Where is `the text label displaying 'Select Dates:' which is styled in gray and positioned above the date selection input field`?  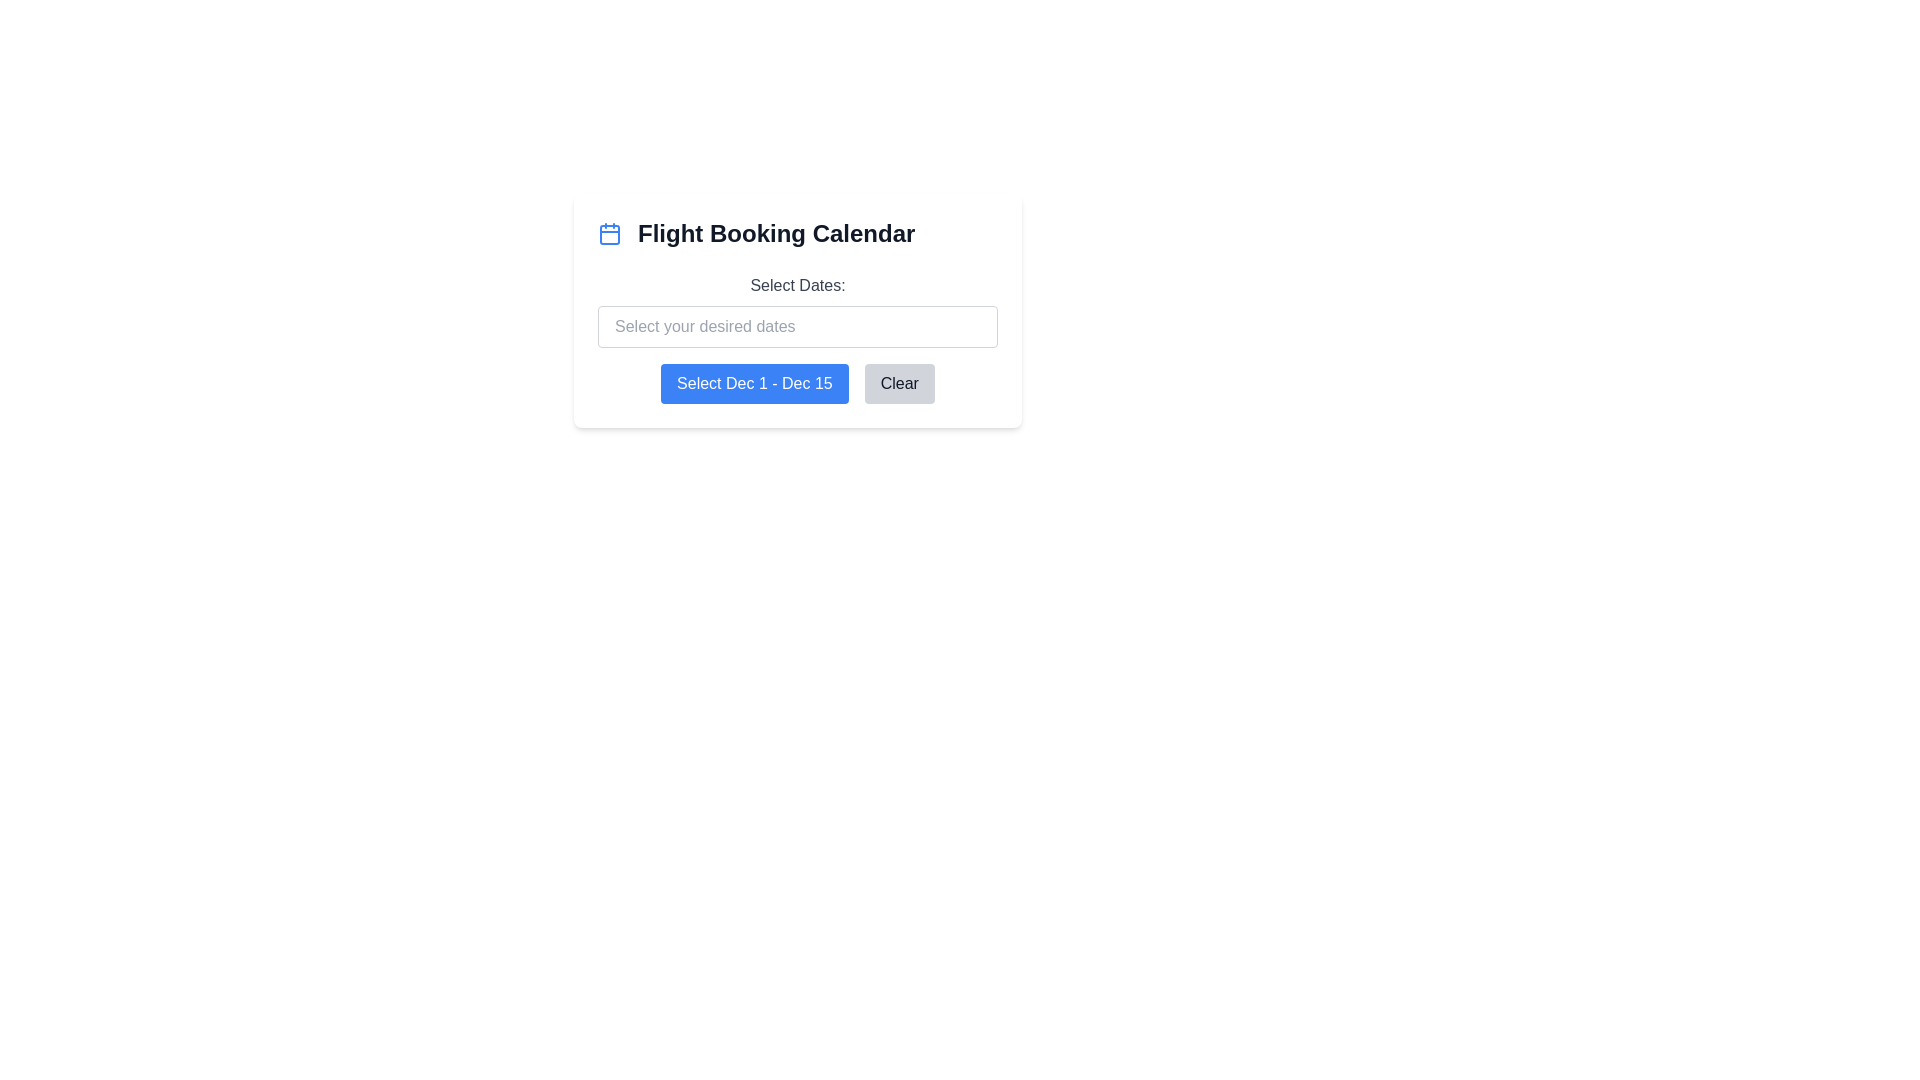 the text label displaying 'Select Dates:' which is styled in gray and positioned above the date selection input field is located at coordinates (796, 285).